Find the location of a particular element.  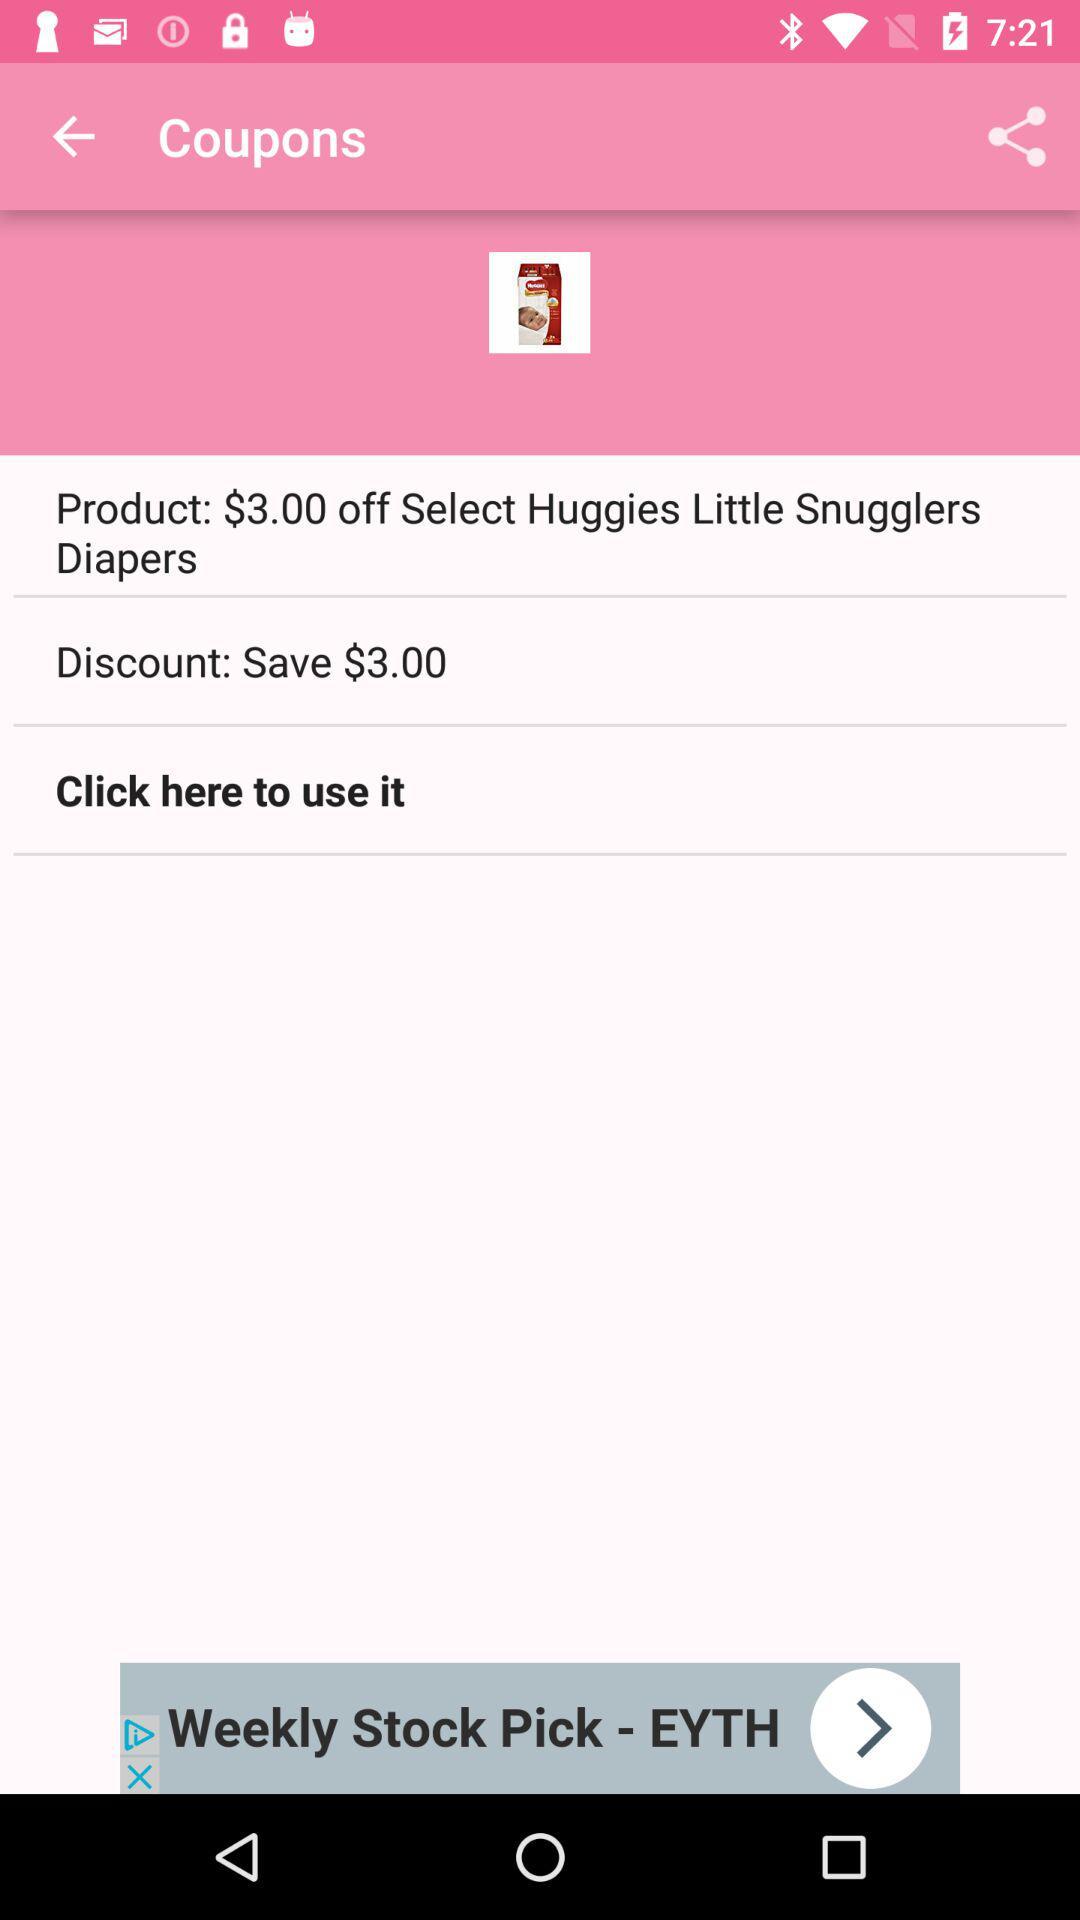

next is located at coordinates (540, 1727).